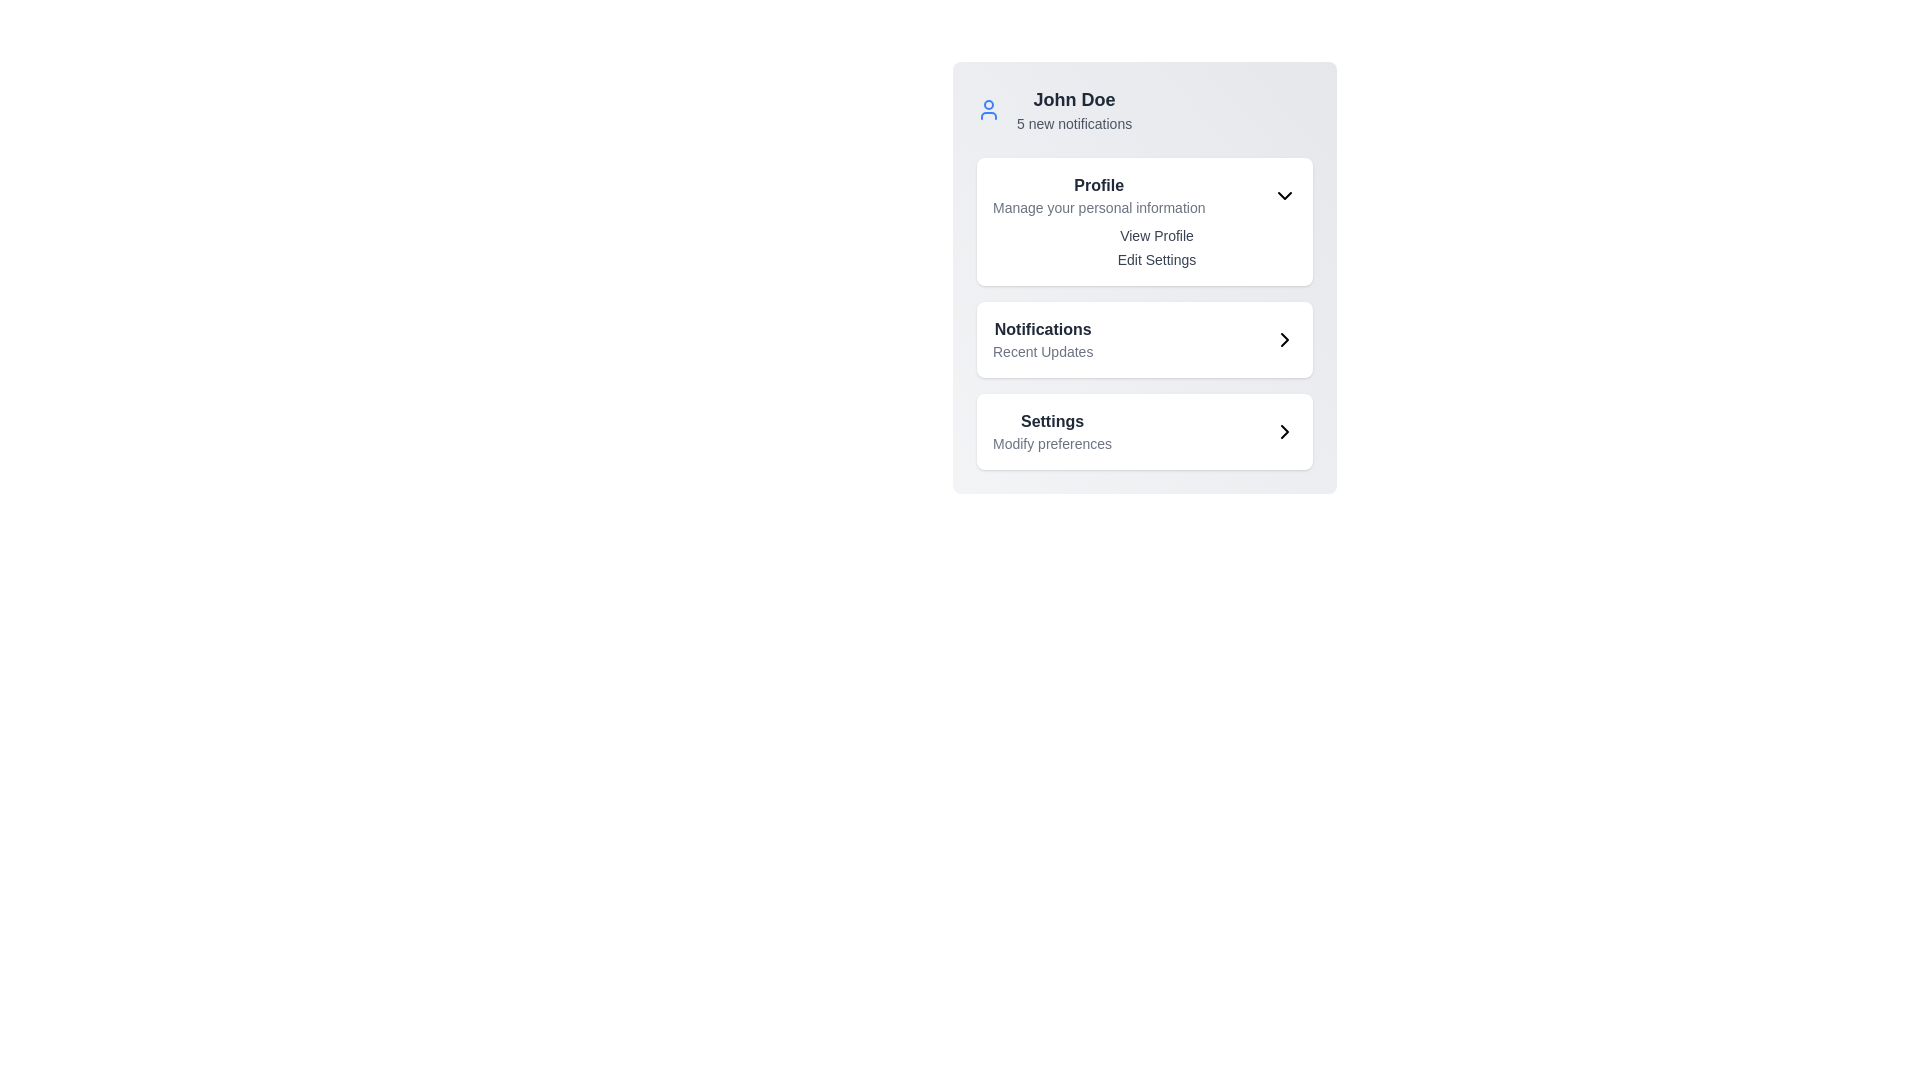 Image resolution: width=1920 pixels, height=1080 pixels. I want to click on the 'View Profile' link located within the dropdown under the 'Profile' header, following 'Manage your personal information' and above the 'Notifications' section, so click(1145, 246).